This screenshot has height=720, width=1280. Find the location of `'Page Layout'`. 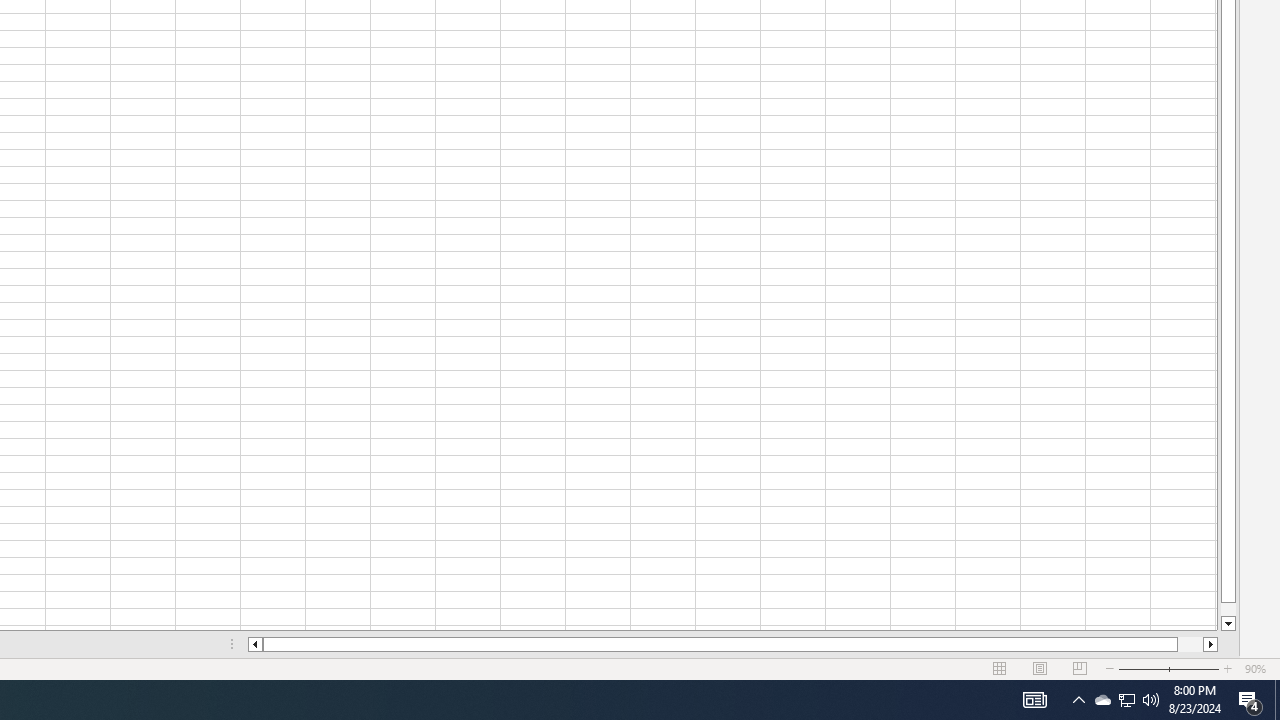

'Page Layout' is located at coordinates (1040, 669).